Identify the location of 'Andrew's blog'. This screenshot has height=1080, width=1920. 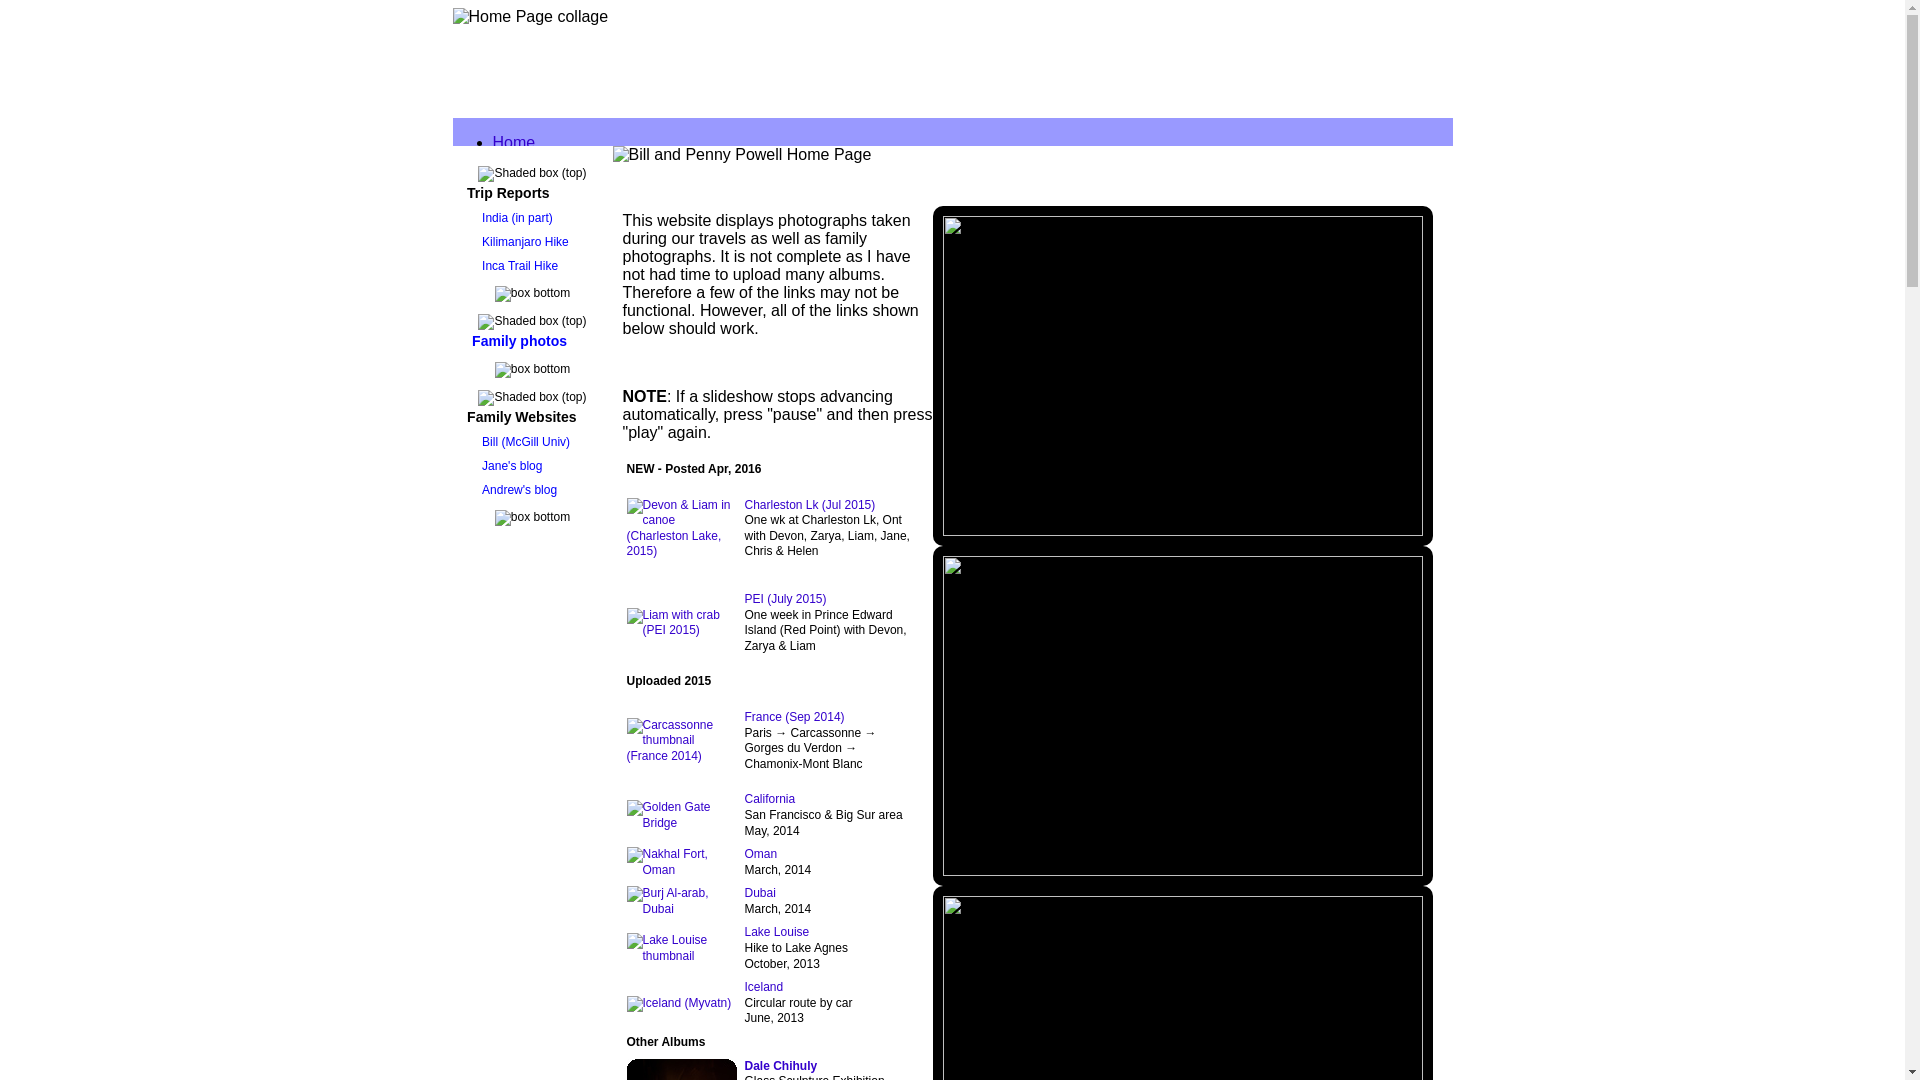
(517, 489).